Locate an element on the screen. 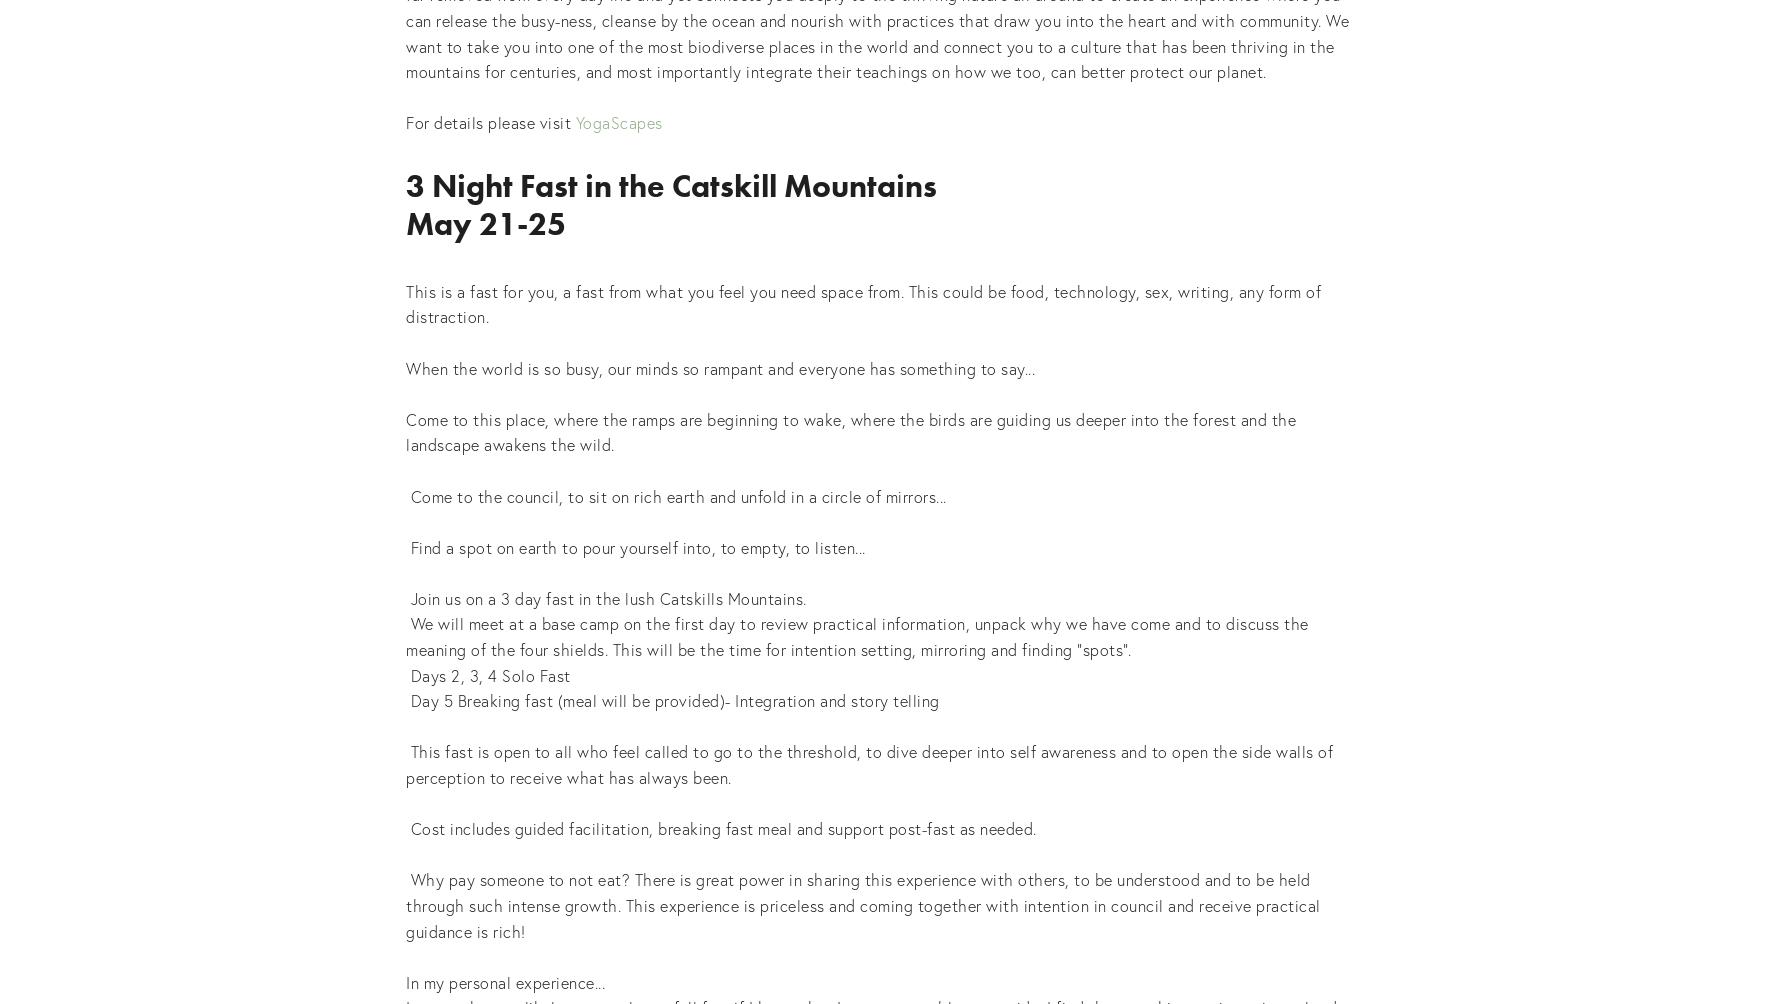  'Find a spot on earth to pour yourself into, to empty, to listen...' is located at coordinates (405, 546).